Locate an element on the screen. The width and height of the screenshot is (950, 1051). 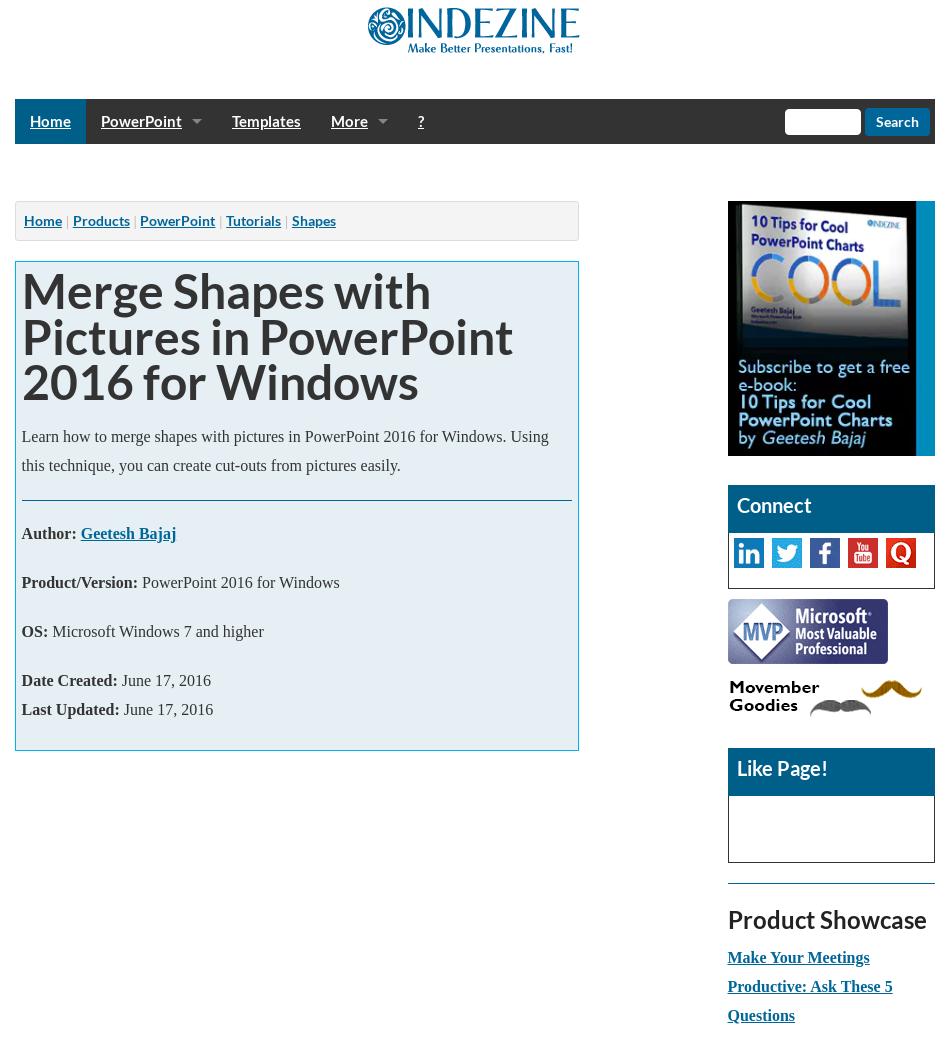
'Tutorials' is located at coordinates (252, 220).